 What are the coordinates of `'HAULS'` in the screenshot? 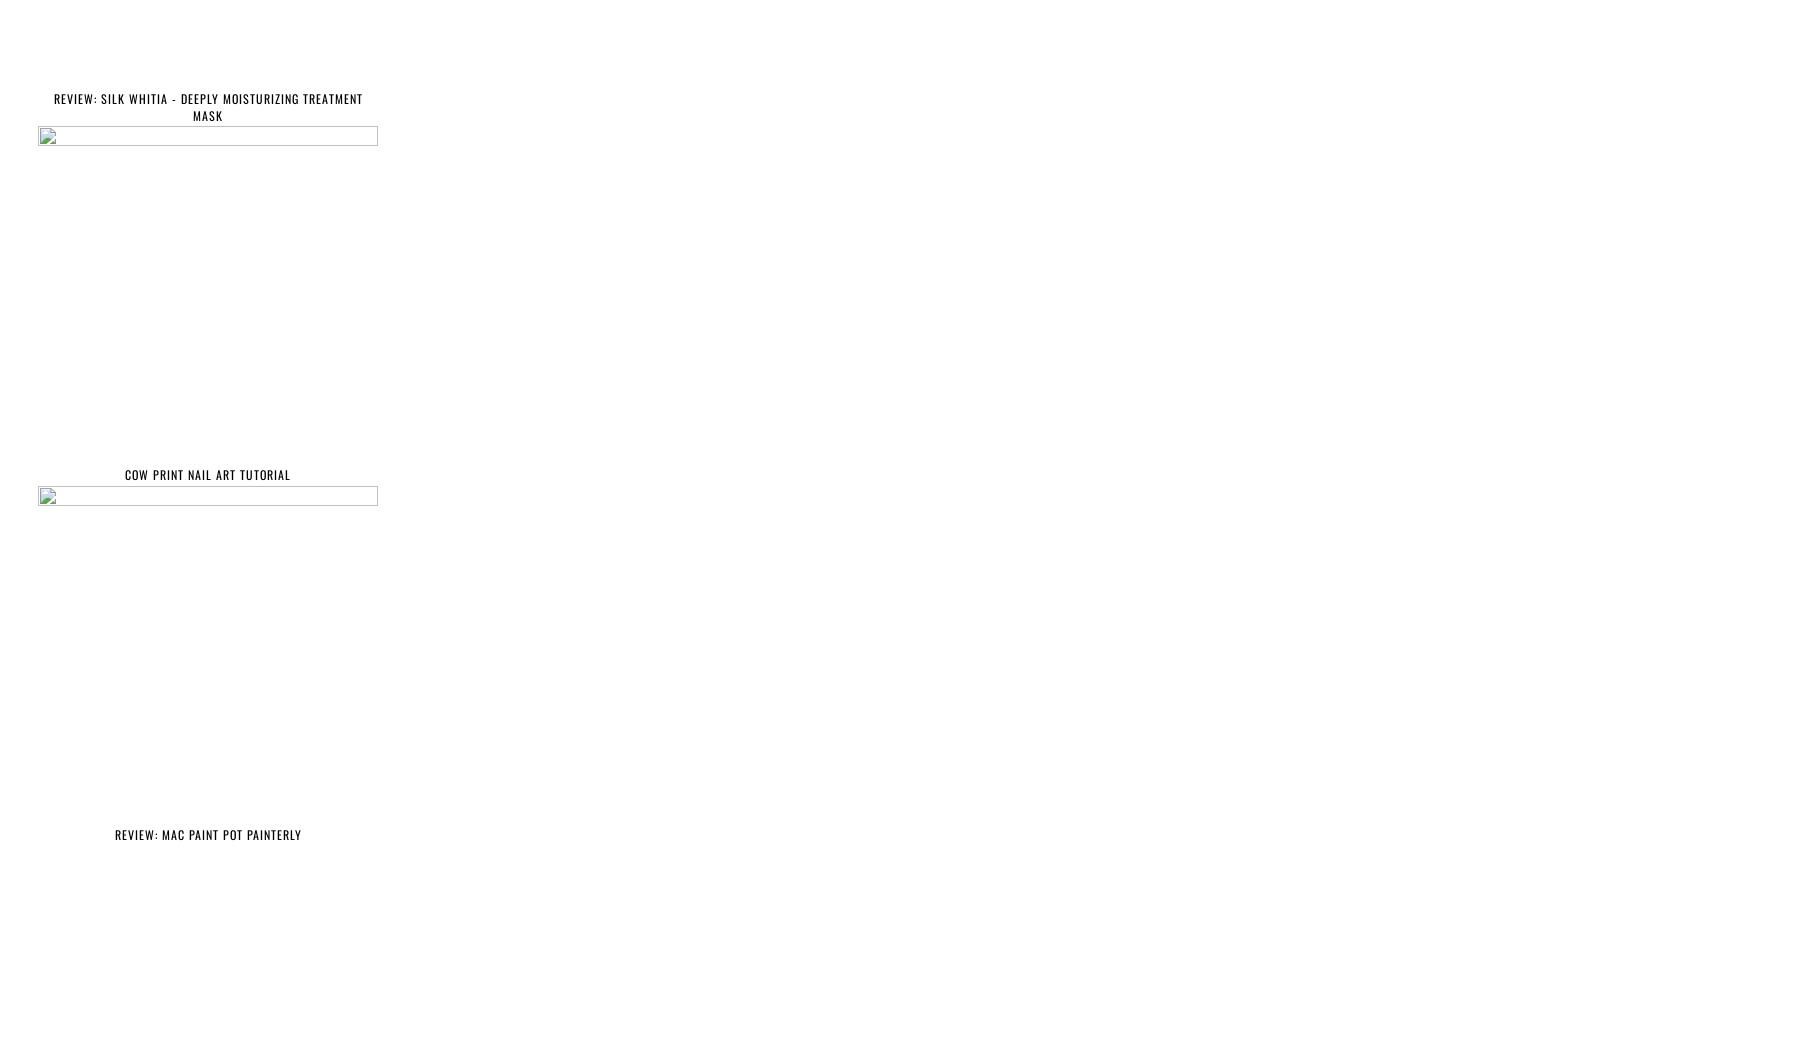 It's located at (207, 1041).